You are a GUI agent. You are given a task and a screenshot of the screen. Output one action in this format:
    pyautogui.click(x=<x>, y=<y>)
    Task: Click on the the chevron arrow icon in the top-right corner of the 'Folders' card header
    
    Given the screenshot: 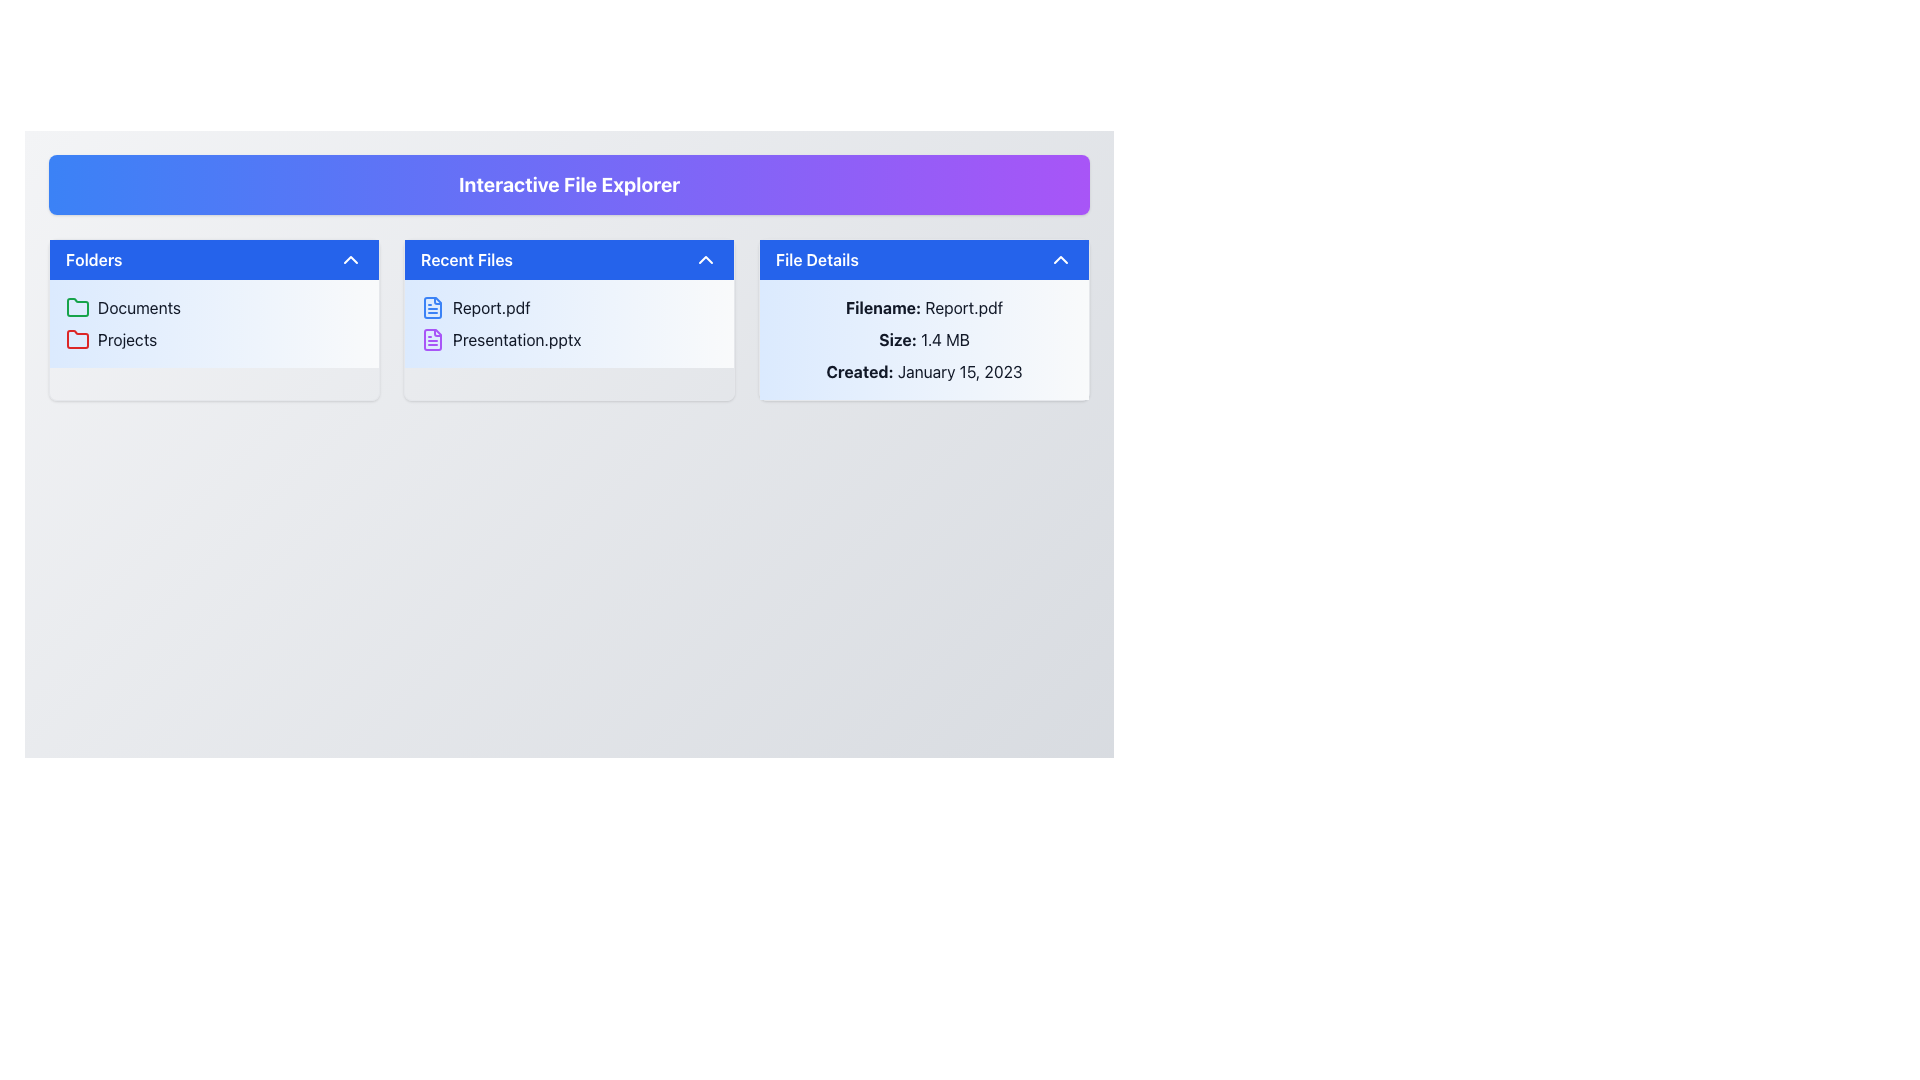 What is the action you would take?
    pyautogui.click(x=350, y=258)
    